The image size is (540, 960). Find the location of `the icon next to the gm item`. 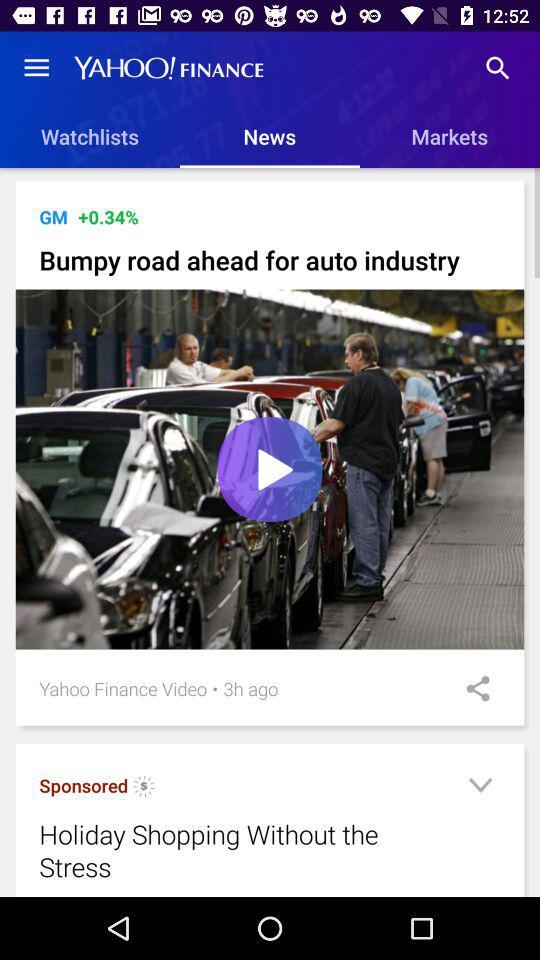

the icon next to the gm item is located at coordinates (108, 217).